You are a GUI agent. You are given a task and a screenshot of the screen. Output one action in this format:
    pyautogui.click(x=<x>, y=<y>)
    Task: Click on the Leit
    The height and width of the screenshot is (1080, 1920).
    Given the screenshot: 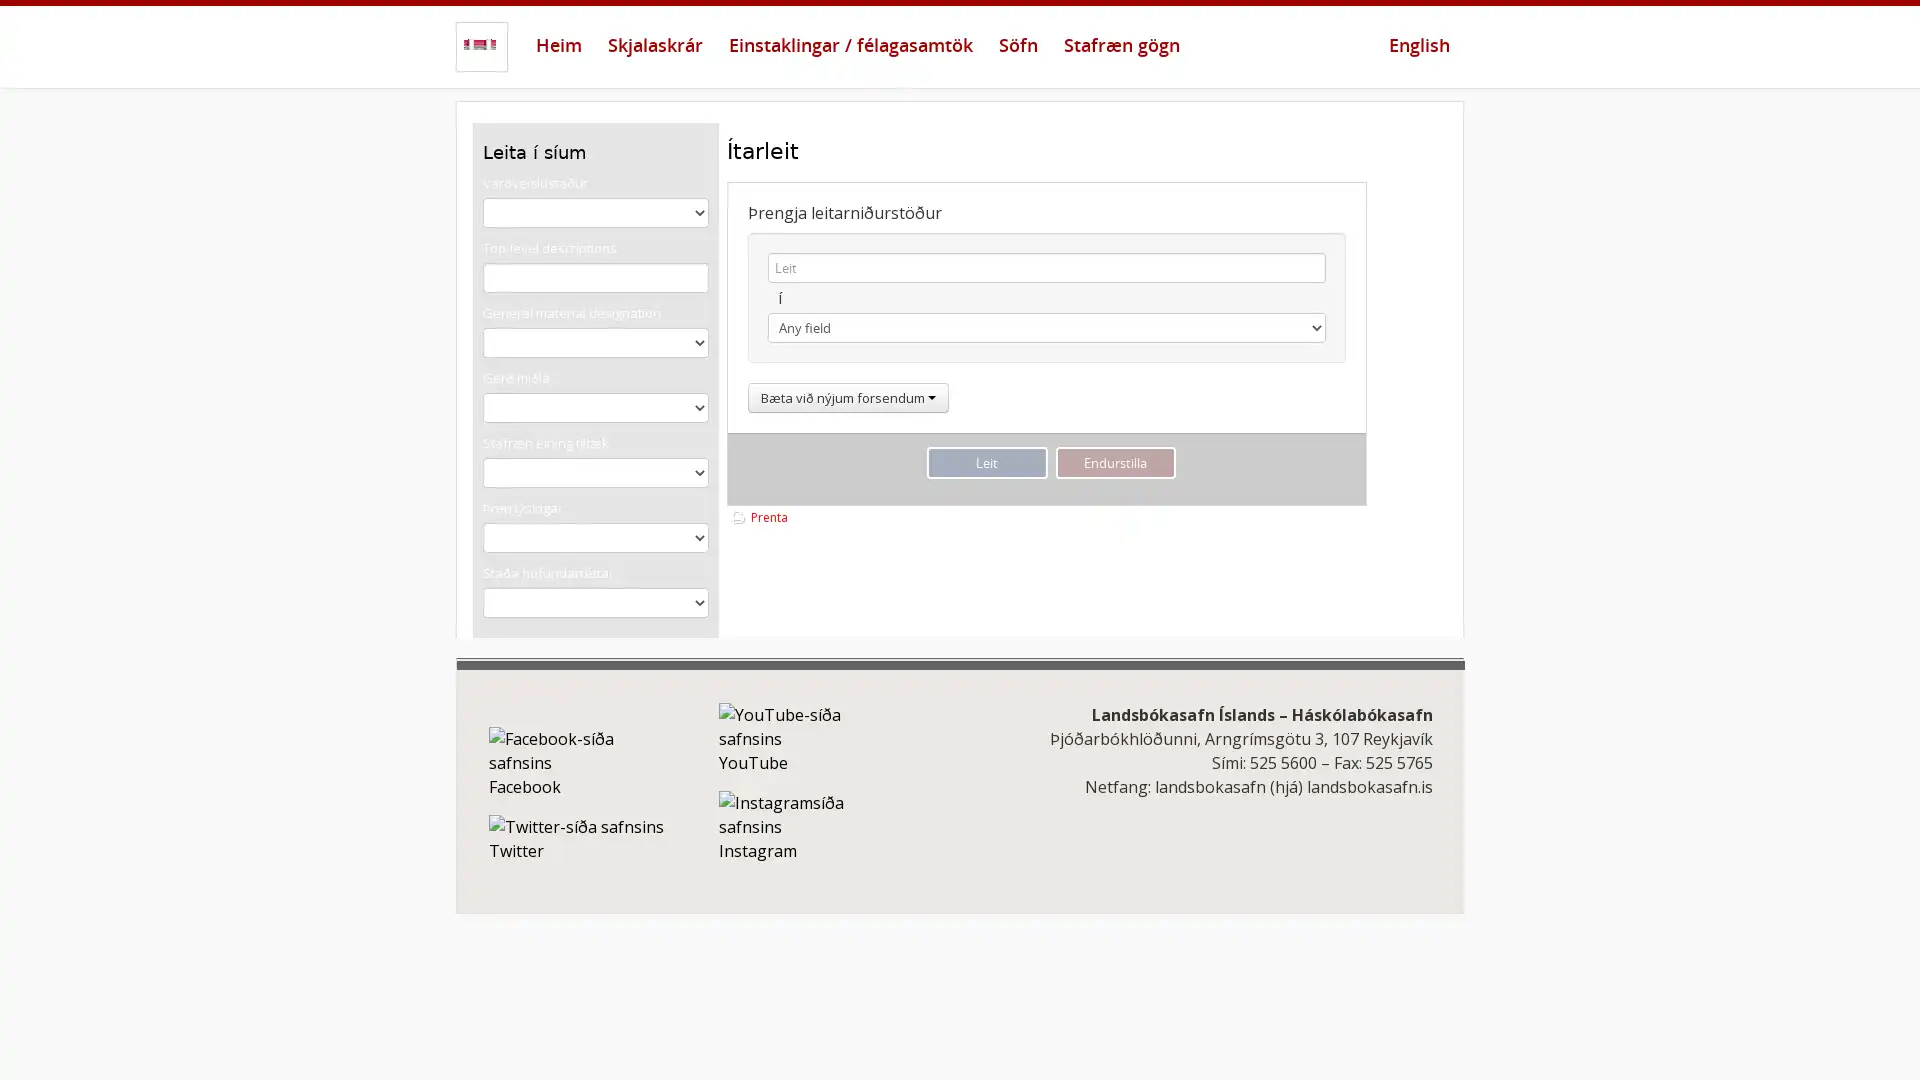 What is the action you would take?
    pyautogui.click(x=986, y=462)
    